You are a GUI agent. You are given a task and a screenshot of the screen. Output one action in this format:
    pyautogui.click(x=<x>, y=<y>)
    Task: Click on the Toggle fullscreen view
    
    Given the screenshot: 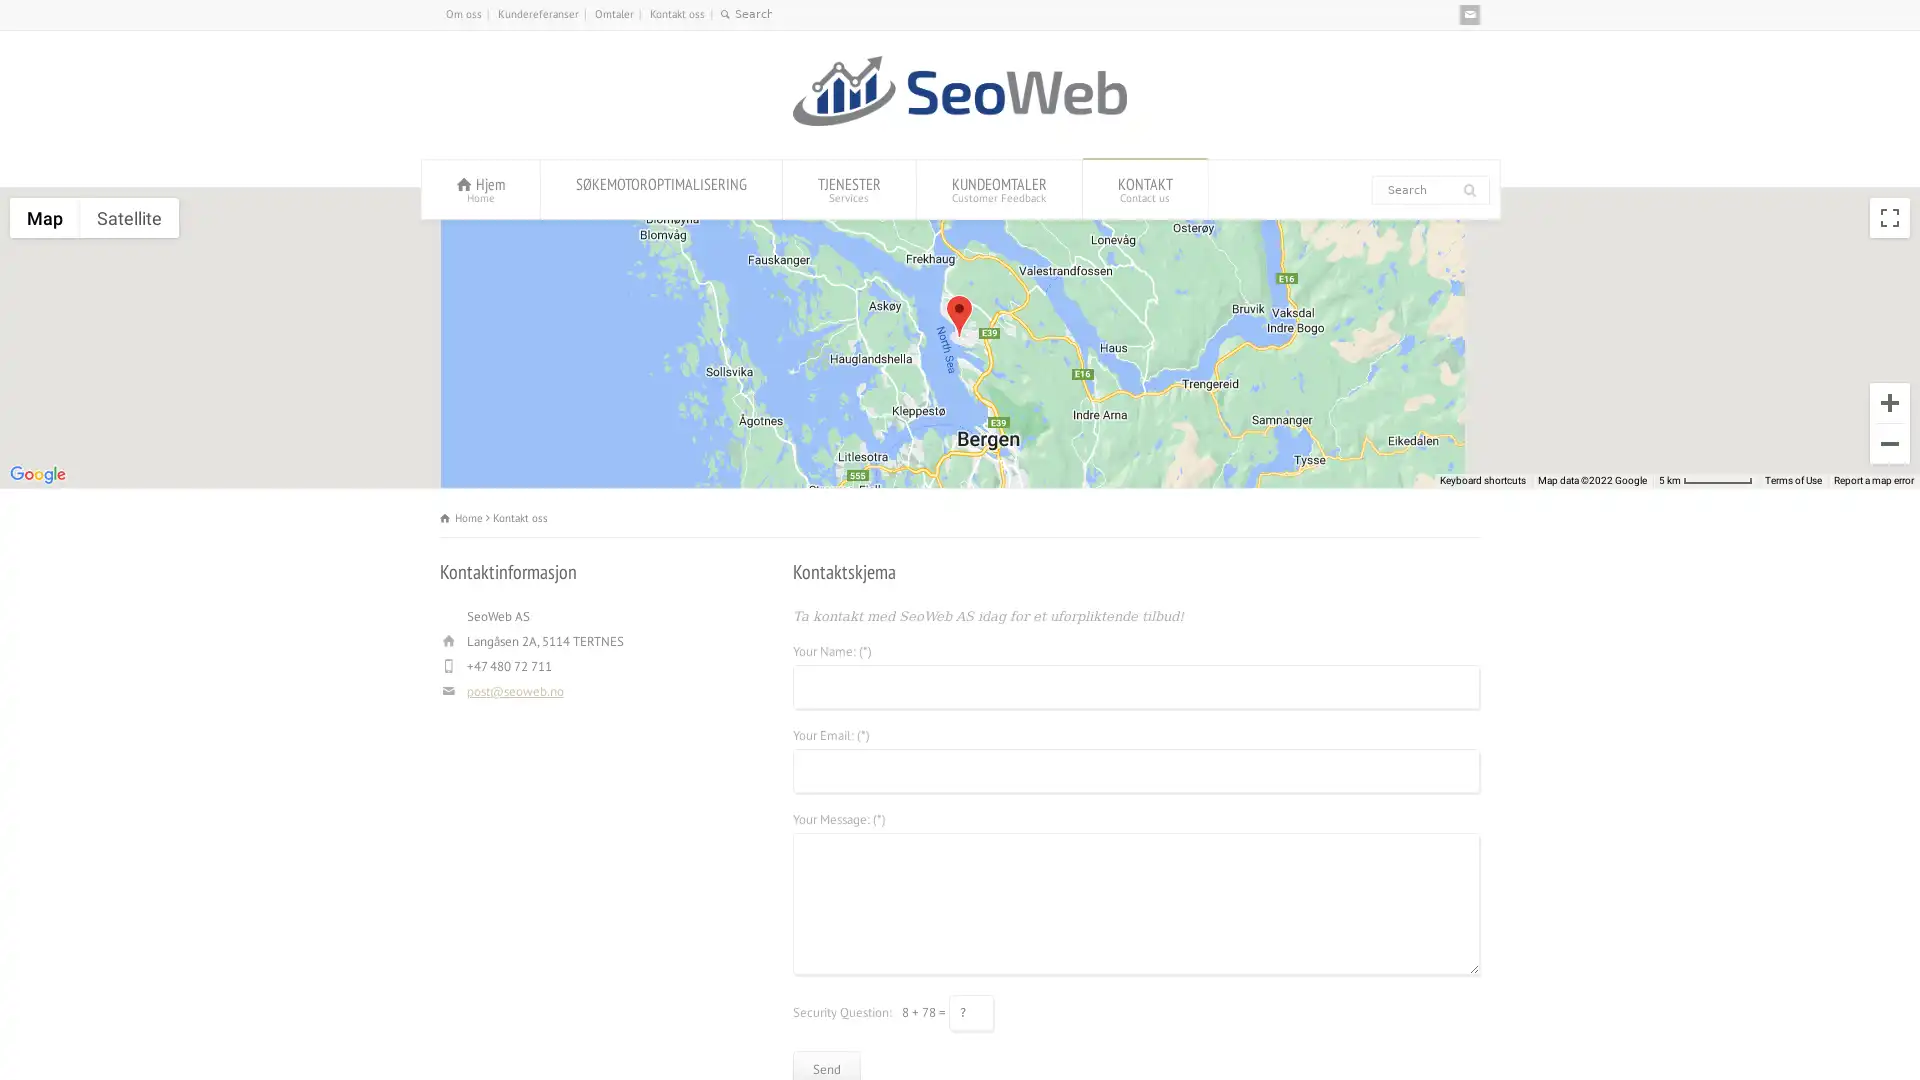 What is the action you would take?
    pyautogui.click(x=1889, y=218)
    